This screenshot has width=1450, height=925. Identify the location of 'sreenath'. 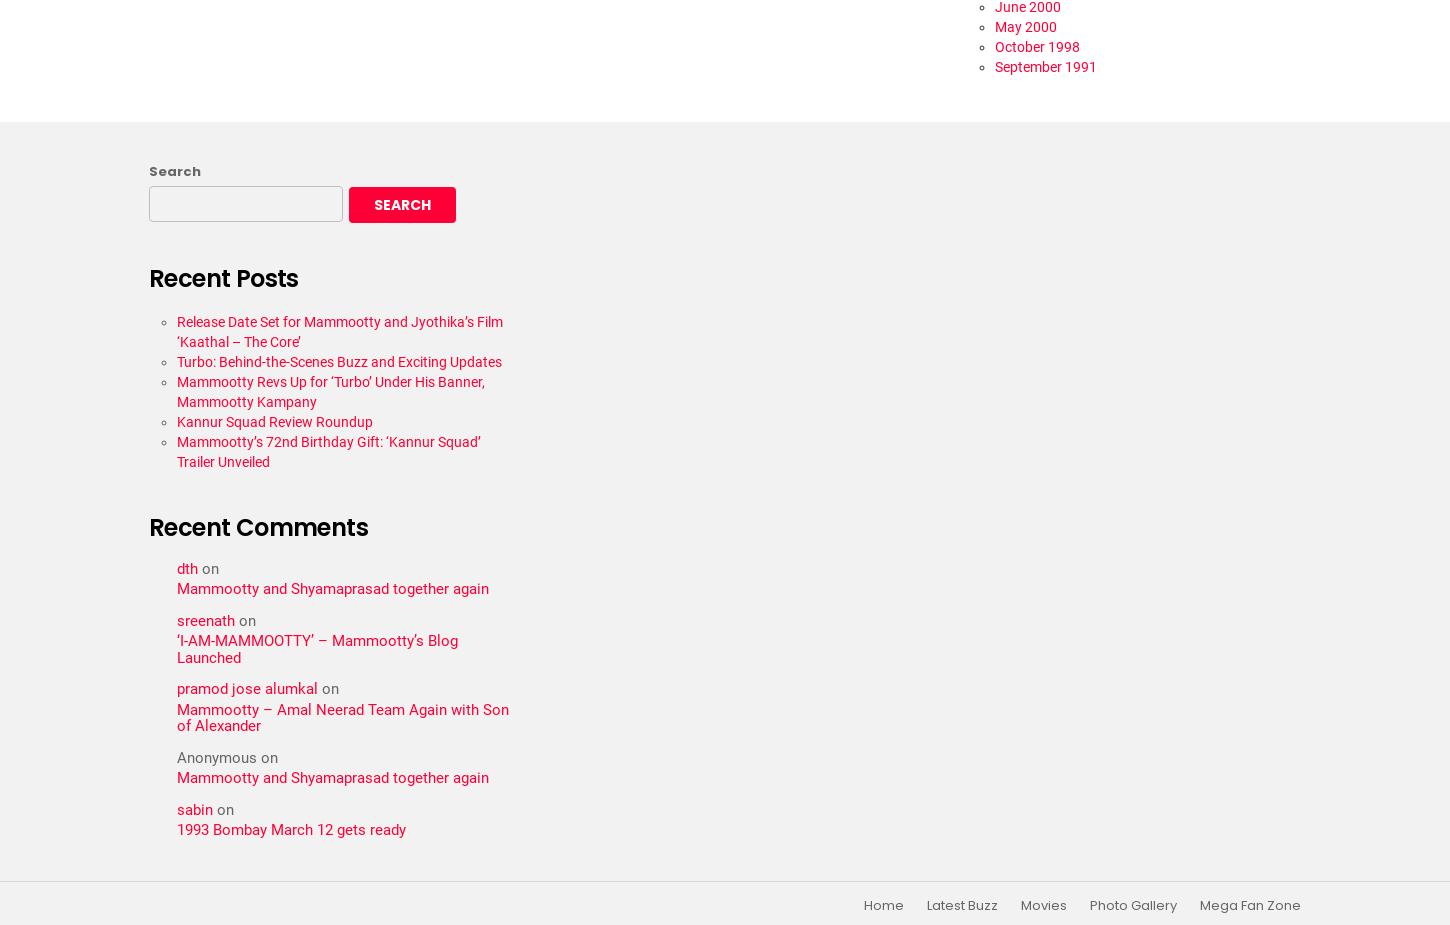
(205, 620).